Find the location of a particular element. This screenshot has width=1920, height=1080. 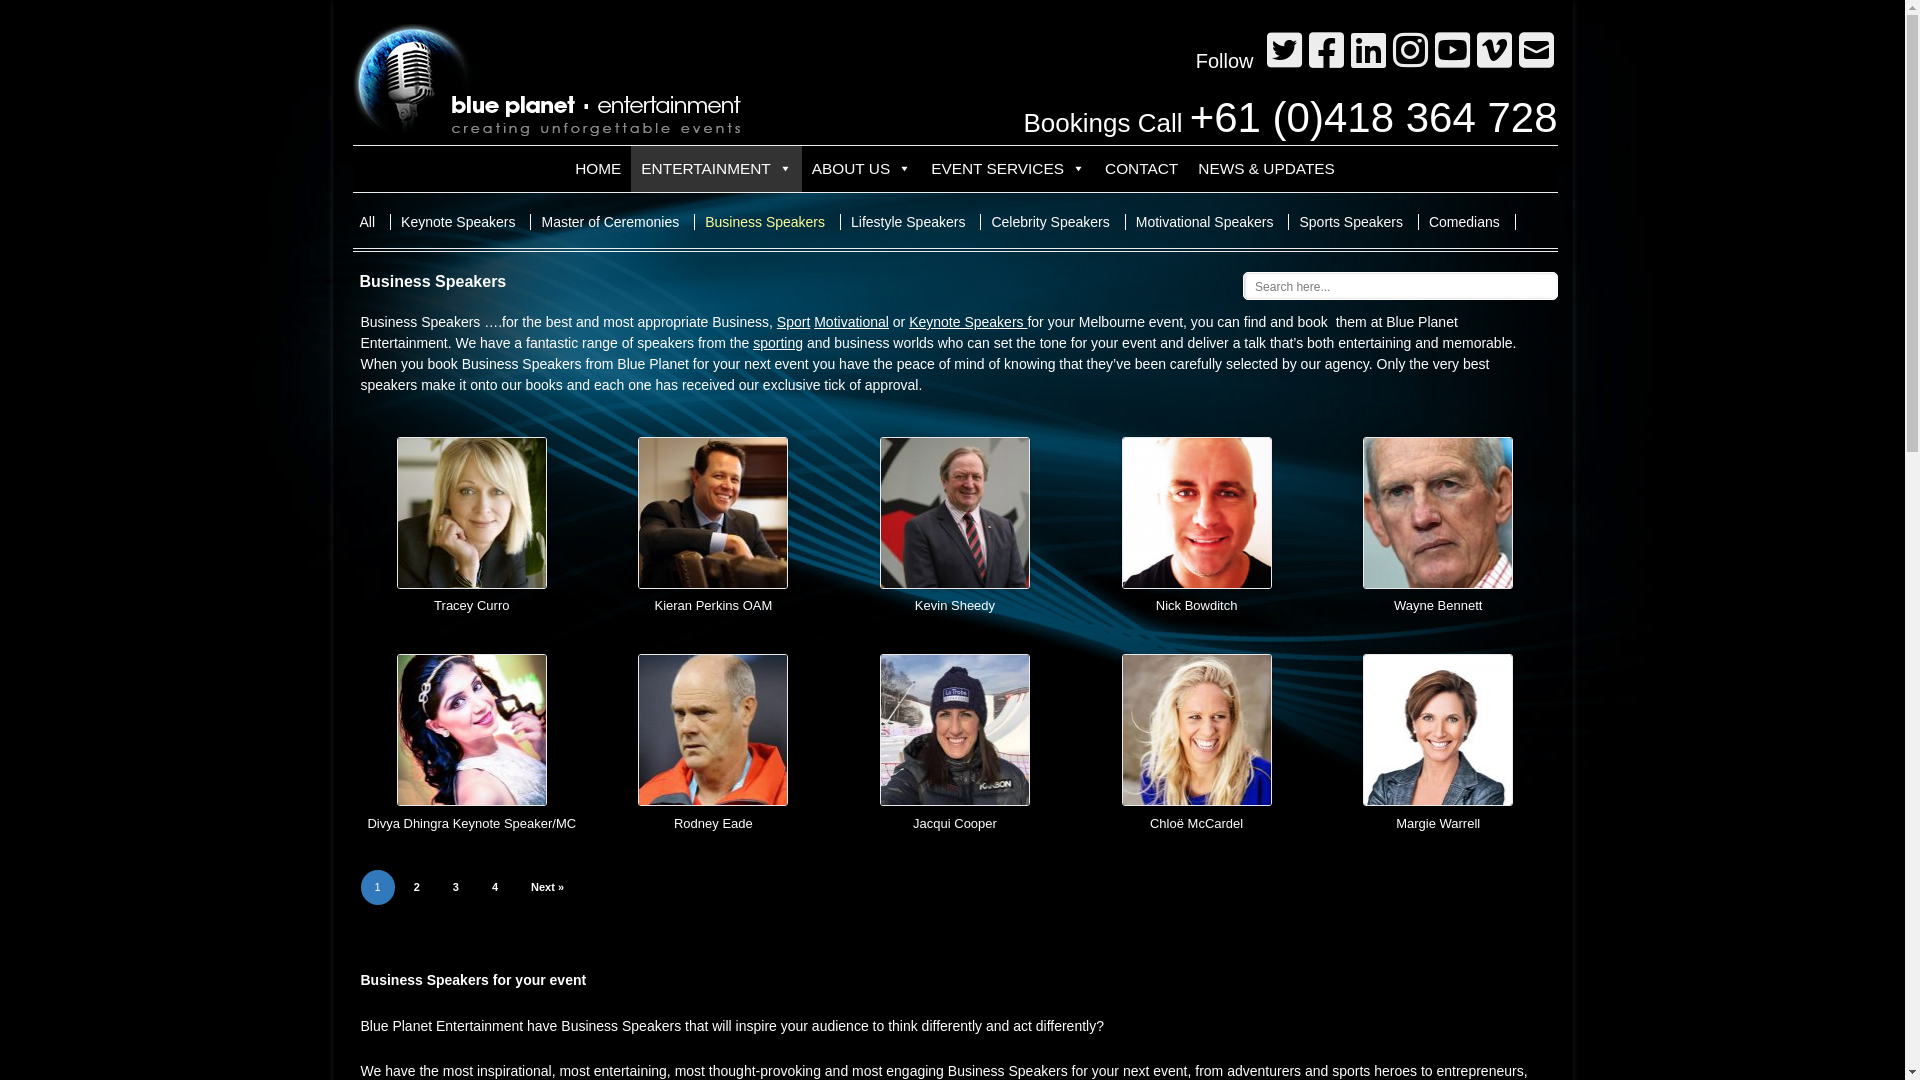

'Comedians' is located at coordinates (1472, 222).